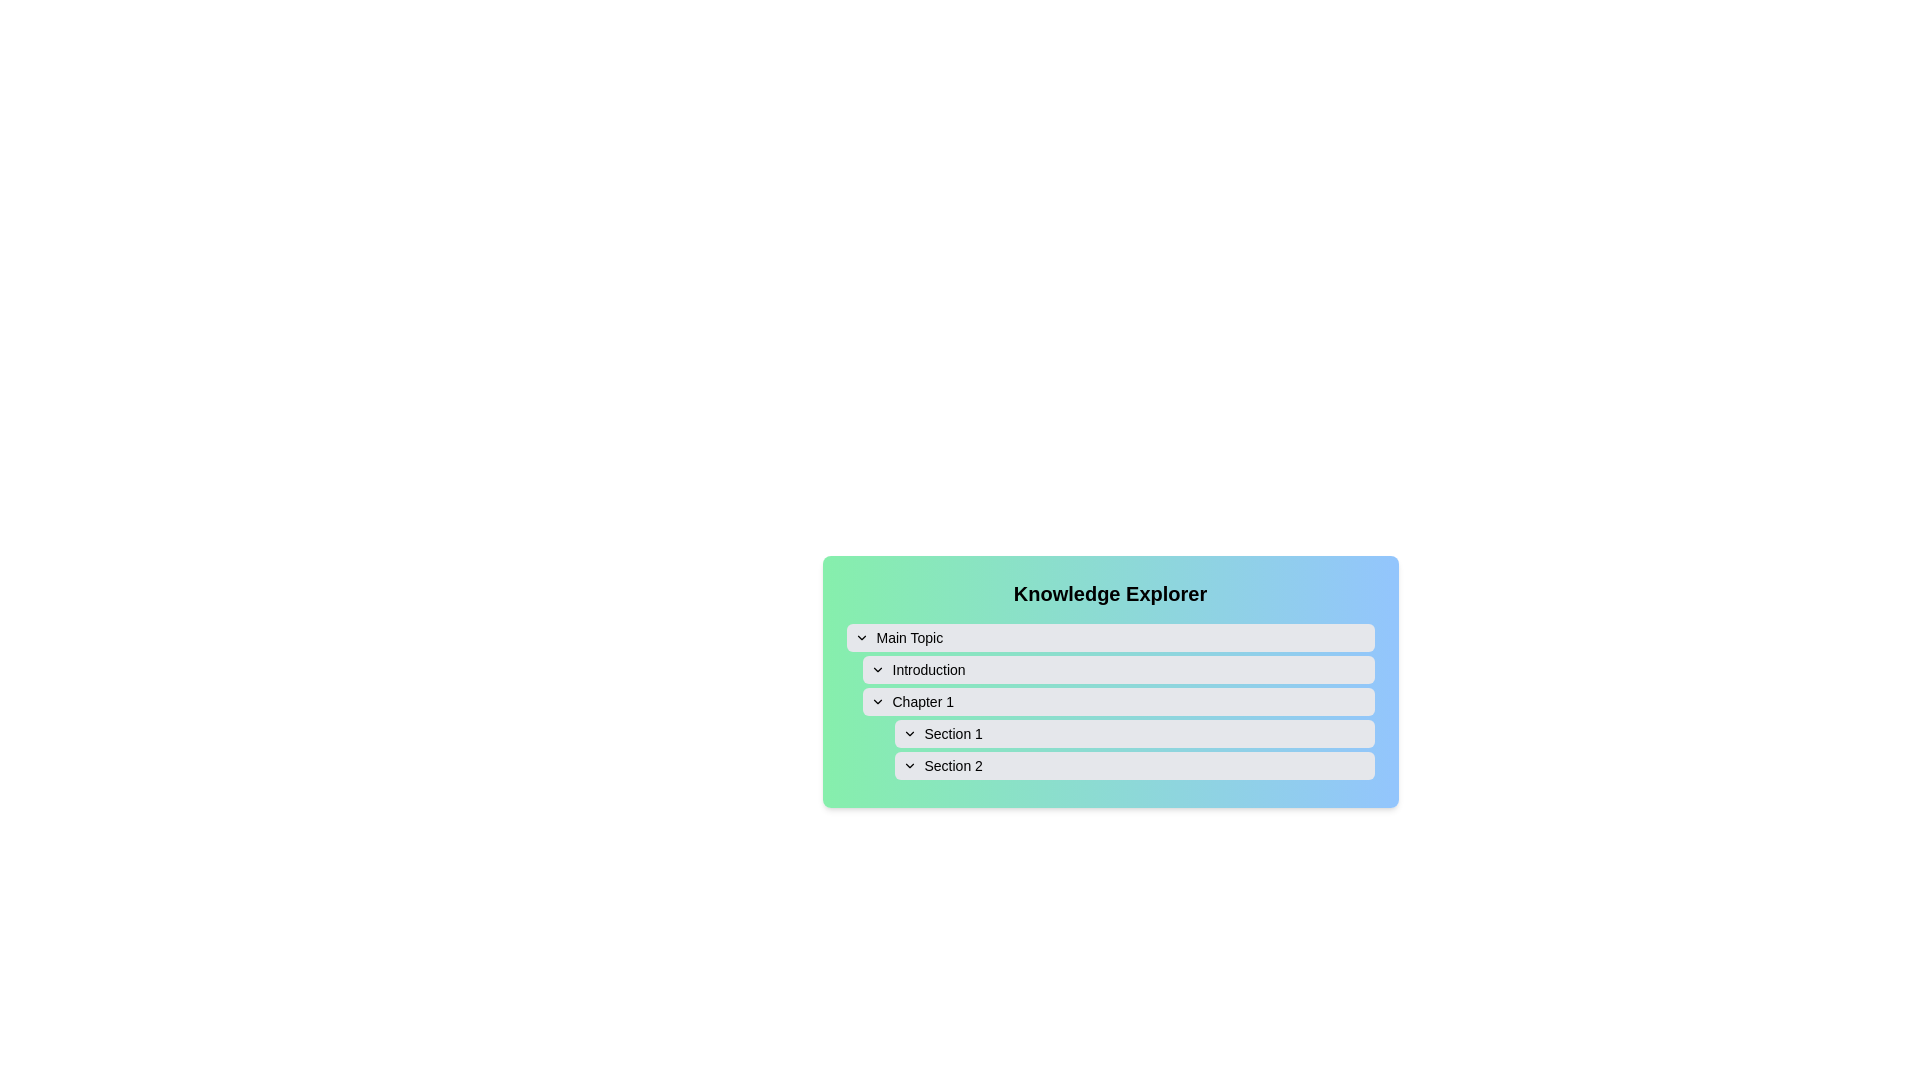 This screenshot has width=1920, height=1080. Describe the element at coordinates (1109, 593) in the screenshot. I see `the centered, bold, large title text 'Knowledge Explorer' located at the top center of a gradient background card transitioning from green to blue` at that location.